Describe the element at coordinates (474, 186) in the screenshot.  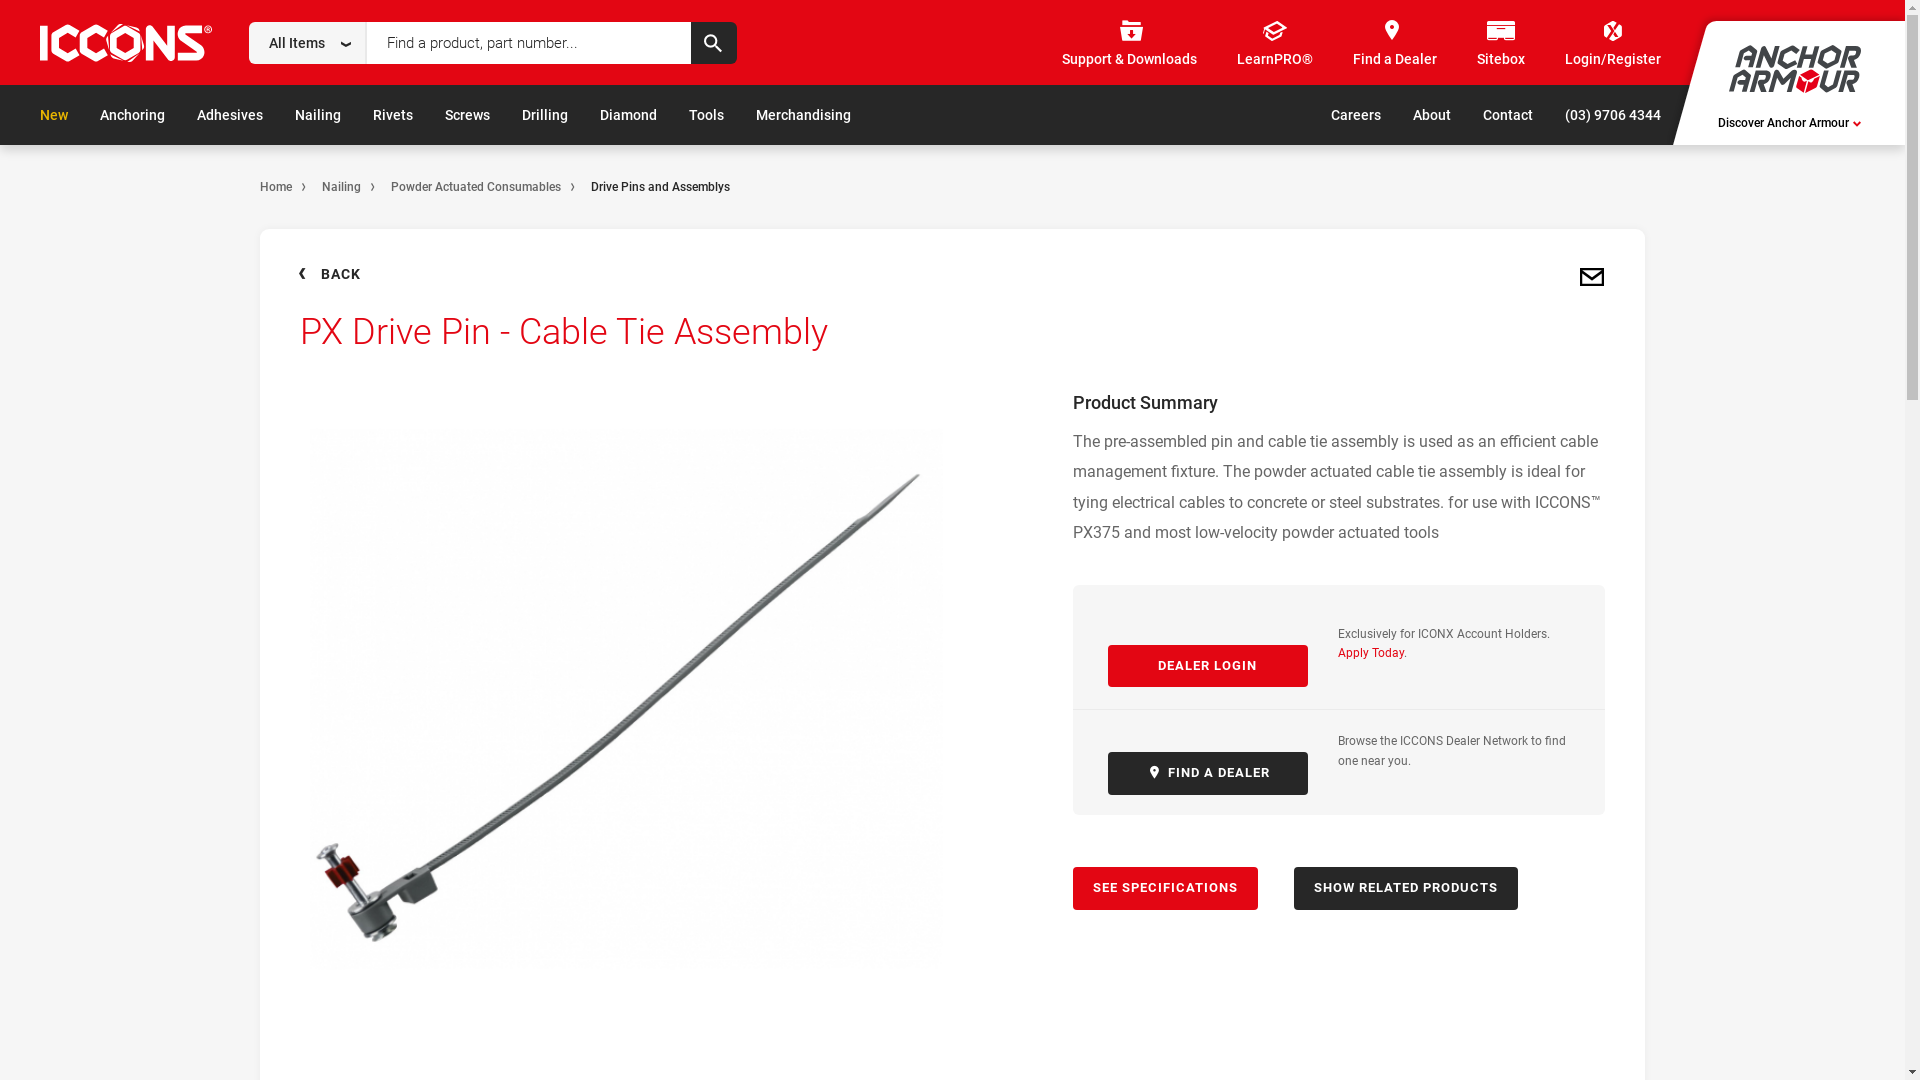
I see `'Powder Actuated Consumables'` at that location.